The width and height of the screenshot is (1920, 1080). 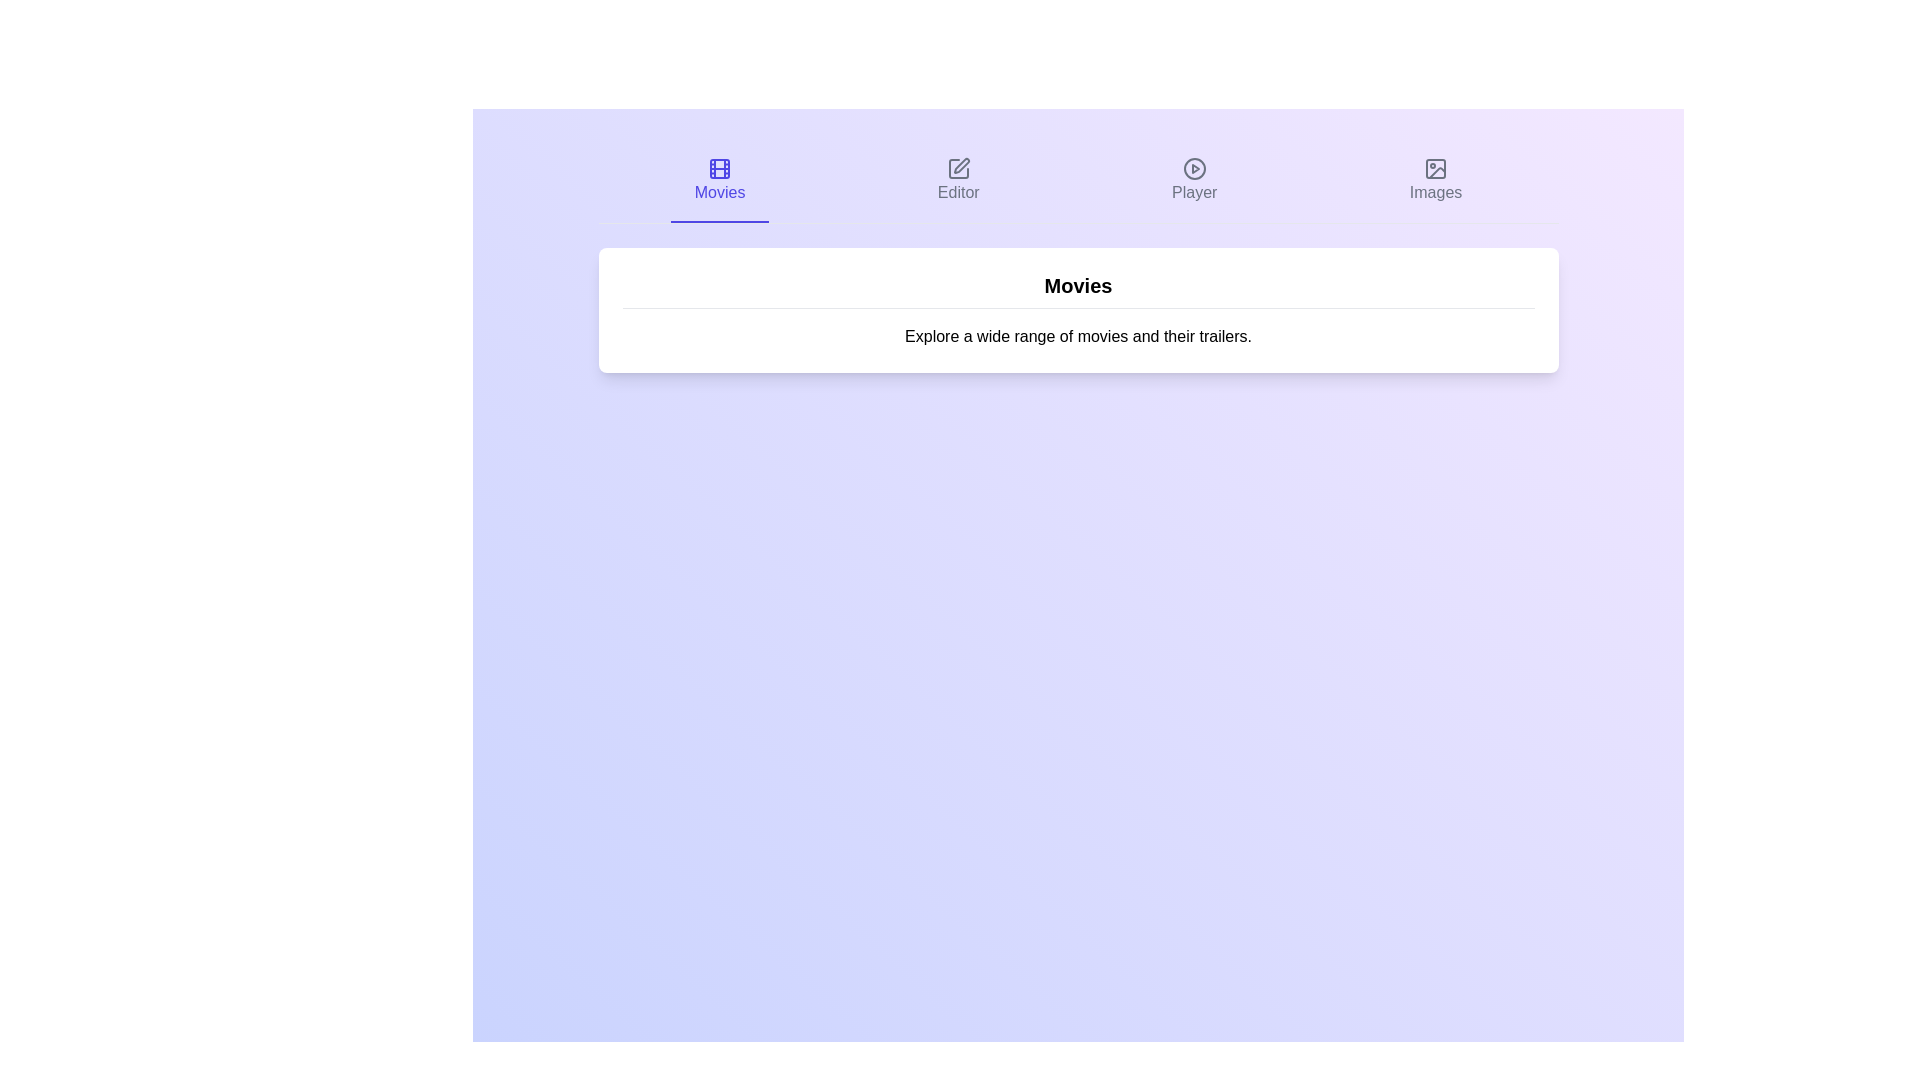 I want to click on the Images tab by clicking on it, so click(x=1434, y=181).